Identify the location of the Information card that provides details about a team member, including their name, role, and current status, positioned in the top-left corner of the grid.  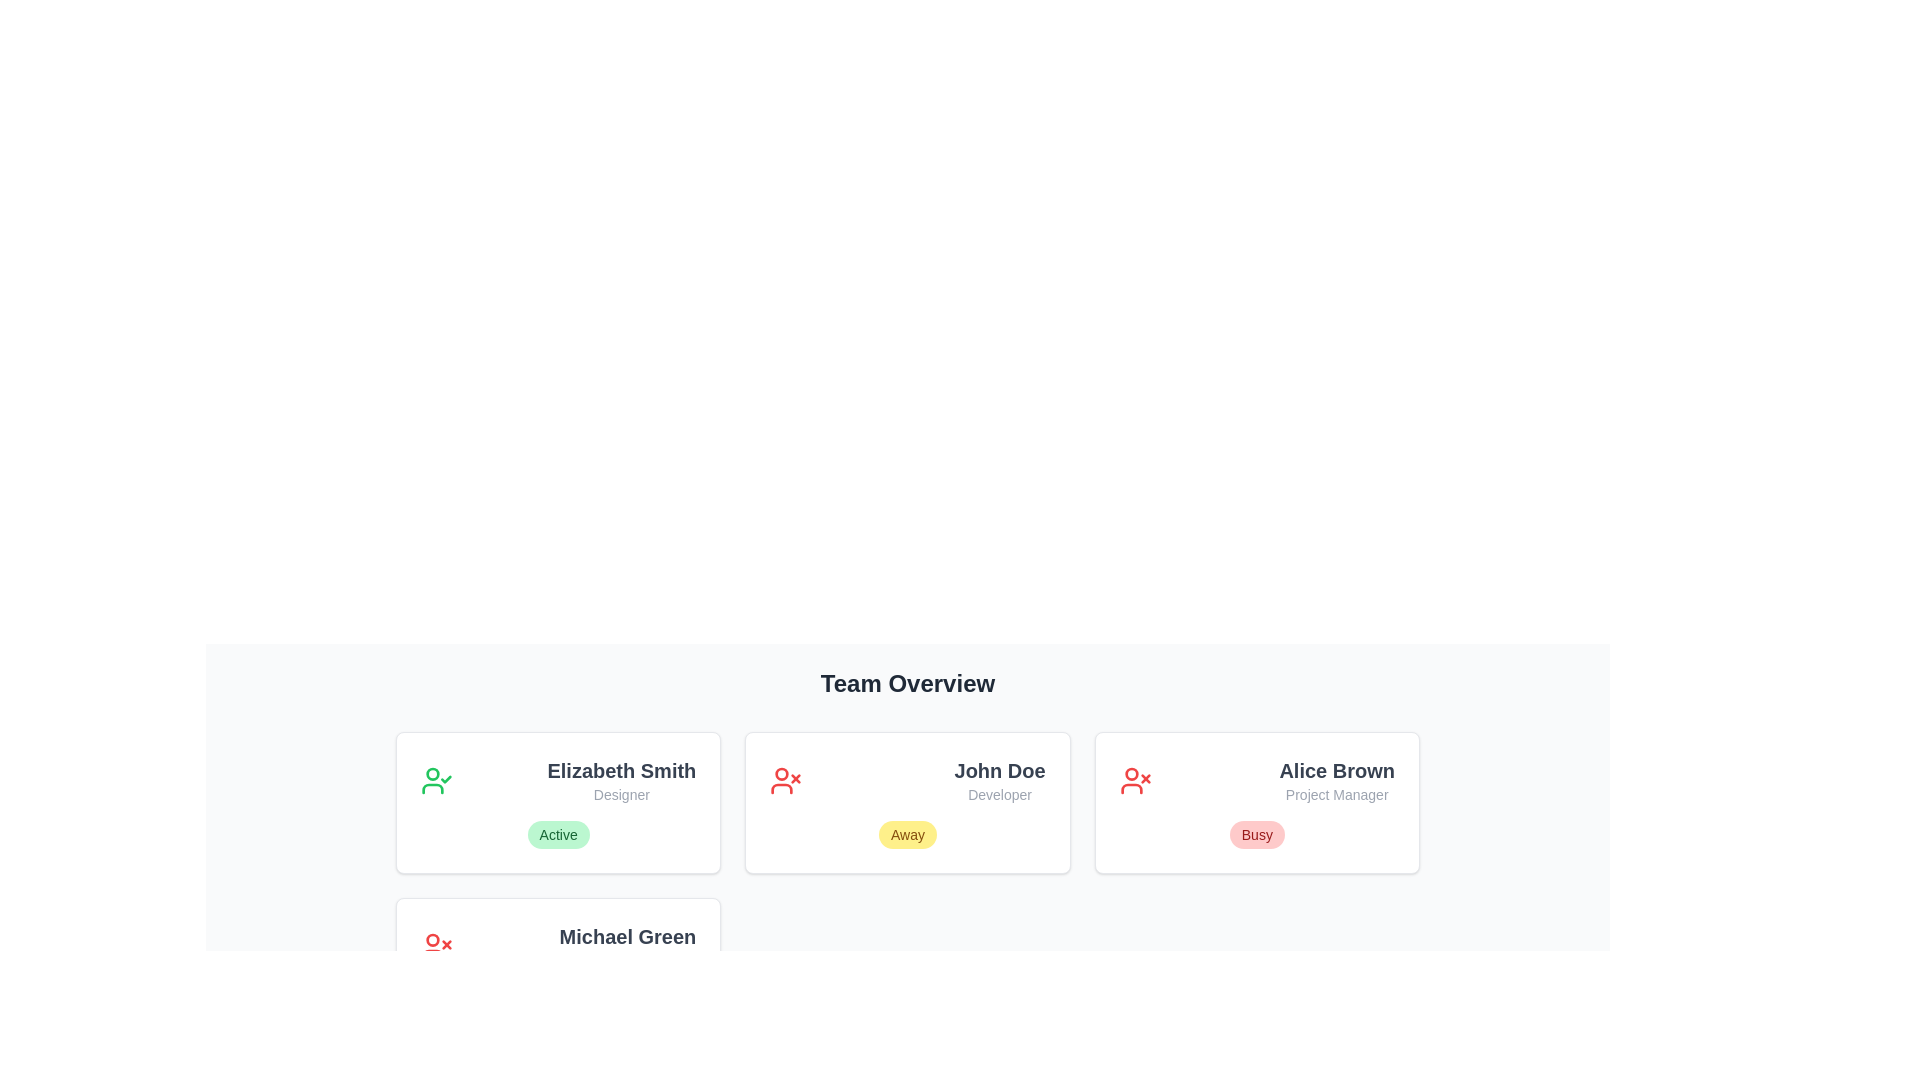
(558, 801).